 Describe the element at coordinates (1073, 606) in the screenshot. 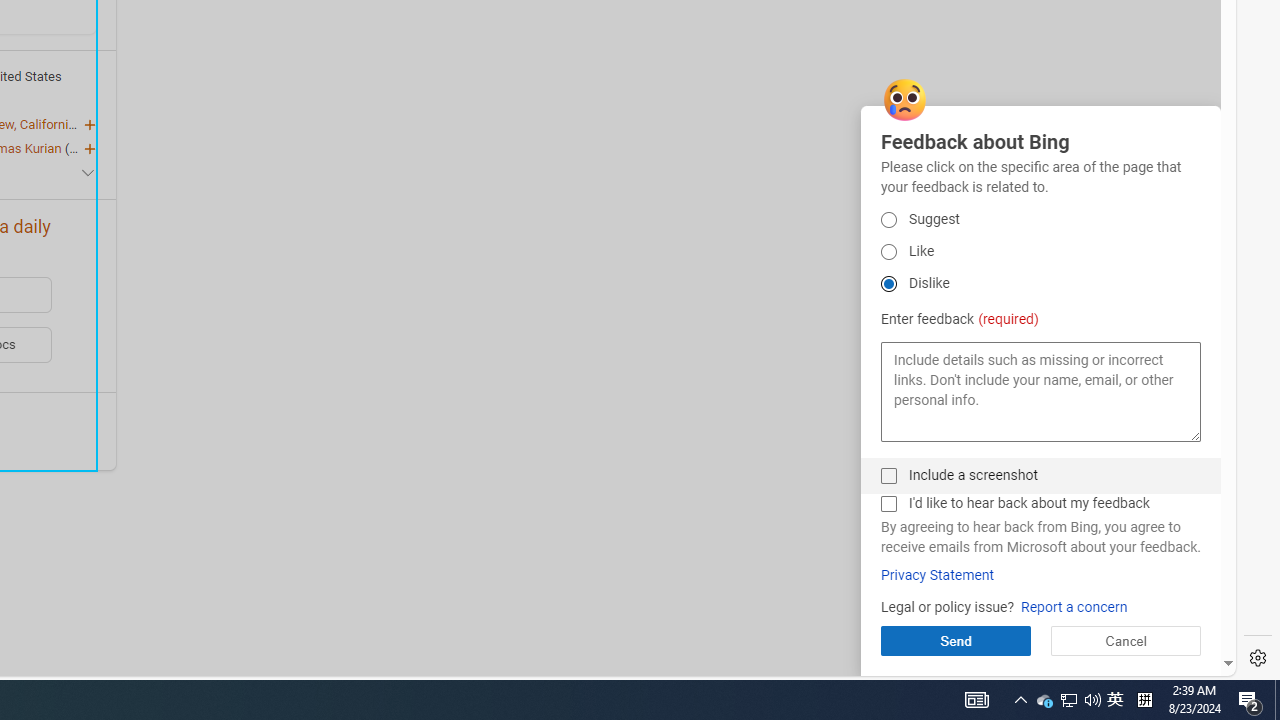

I see `'Report a concern'` at that location.